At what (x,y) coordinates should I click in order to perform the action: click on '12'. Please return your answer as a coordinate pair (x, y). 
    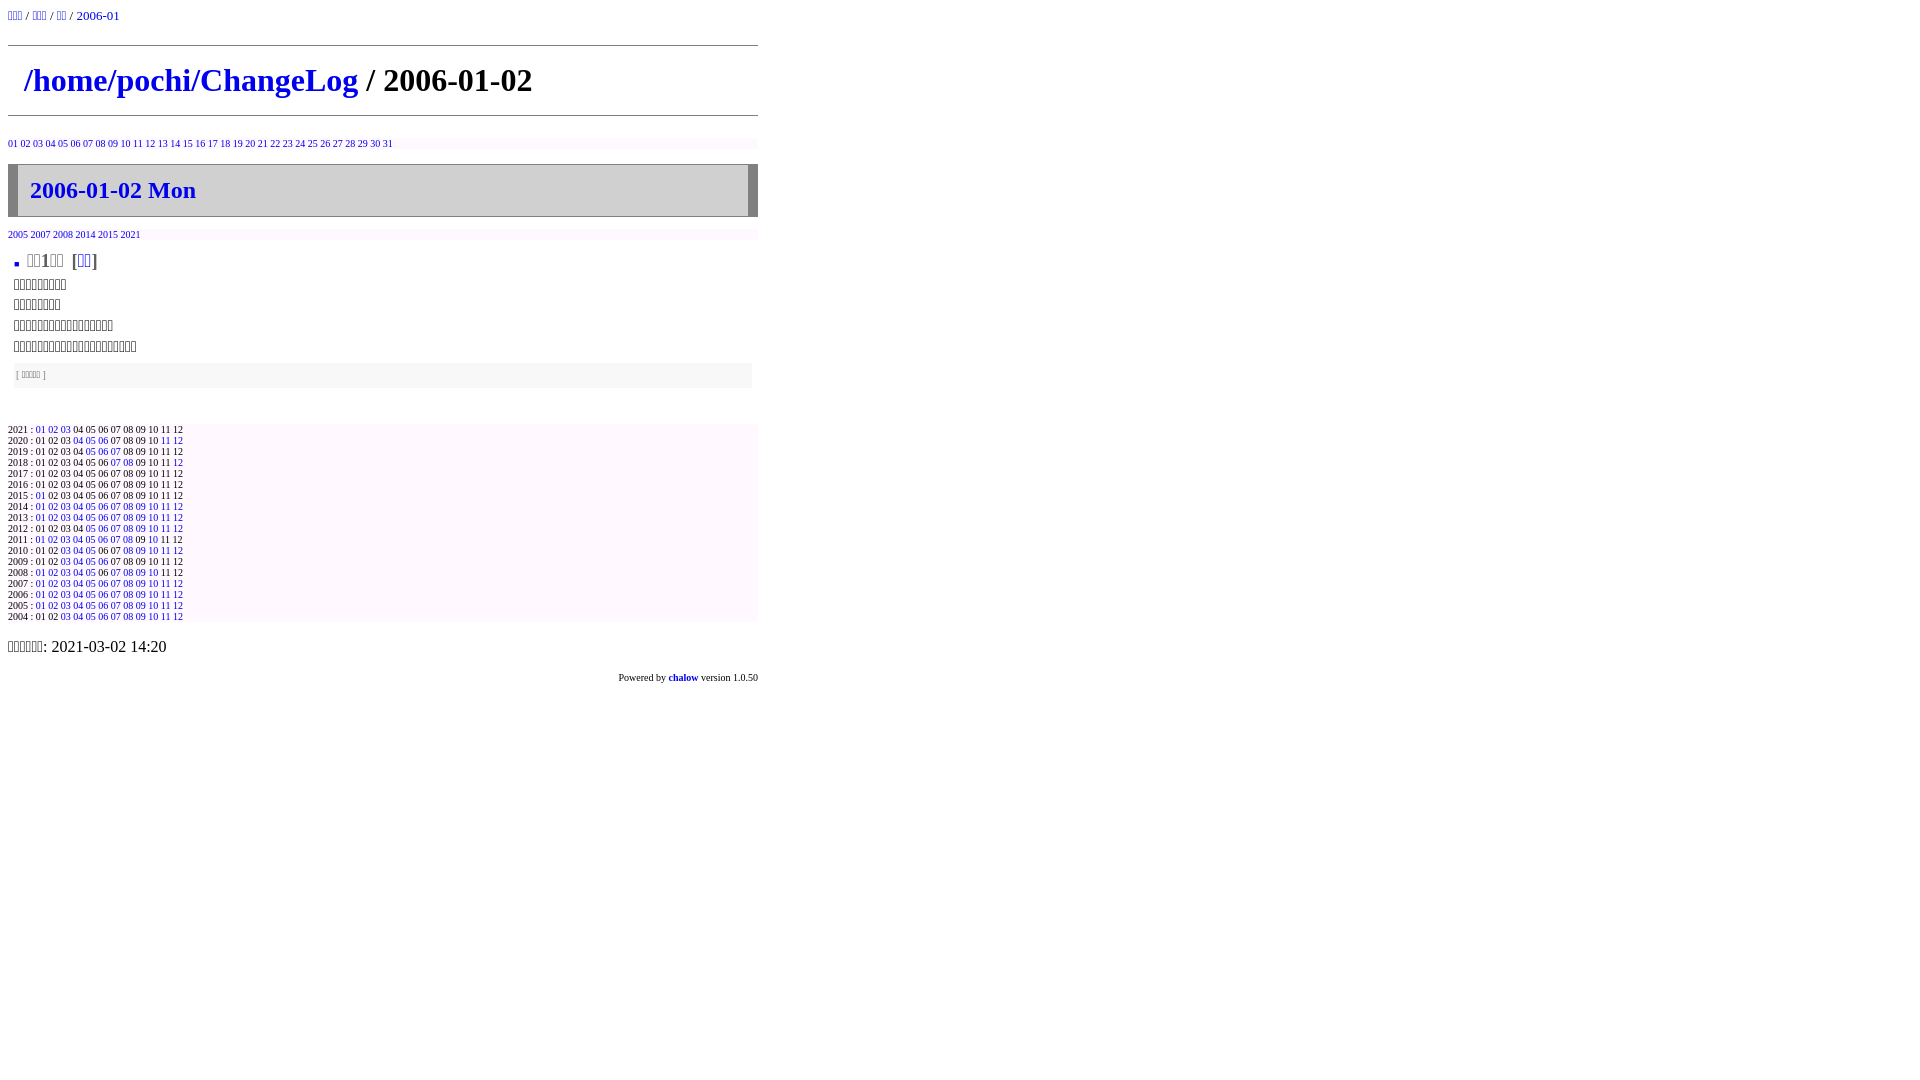
    Looking at the image, I should click on (177, 615).